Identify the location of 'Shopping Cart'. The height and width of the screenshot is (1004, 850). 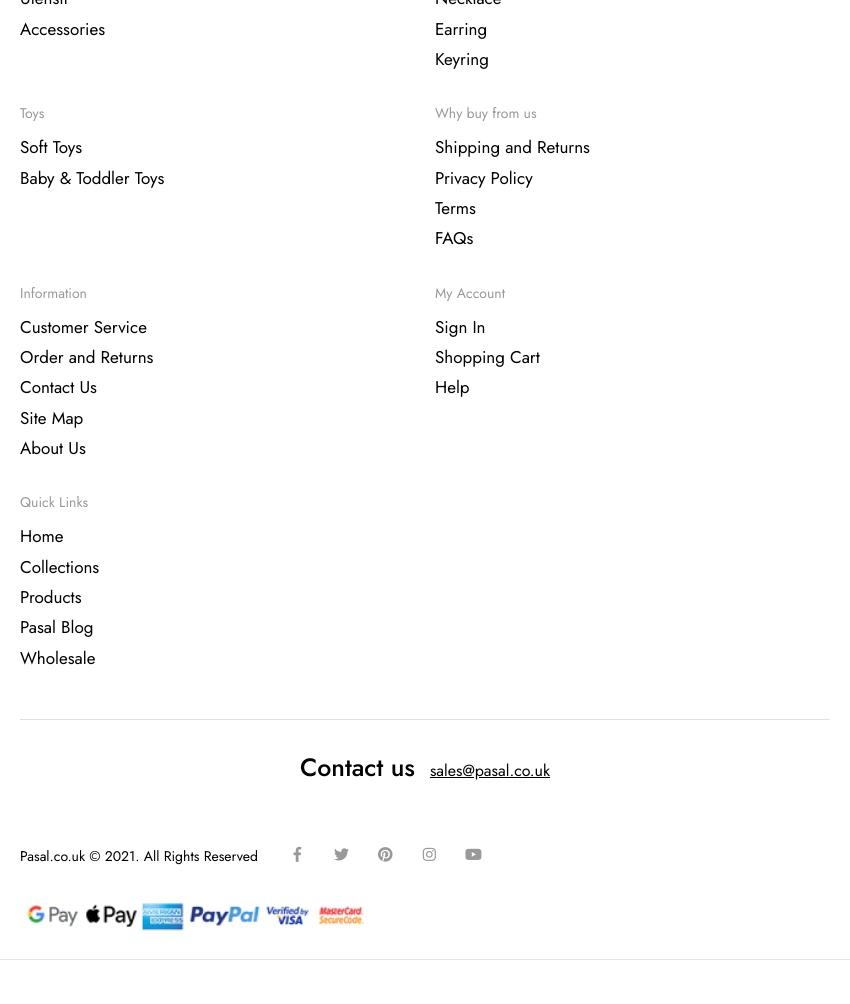
(486, 358).